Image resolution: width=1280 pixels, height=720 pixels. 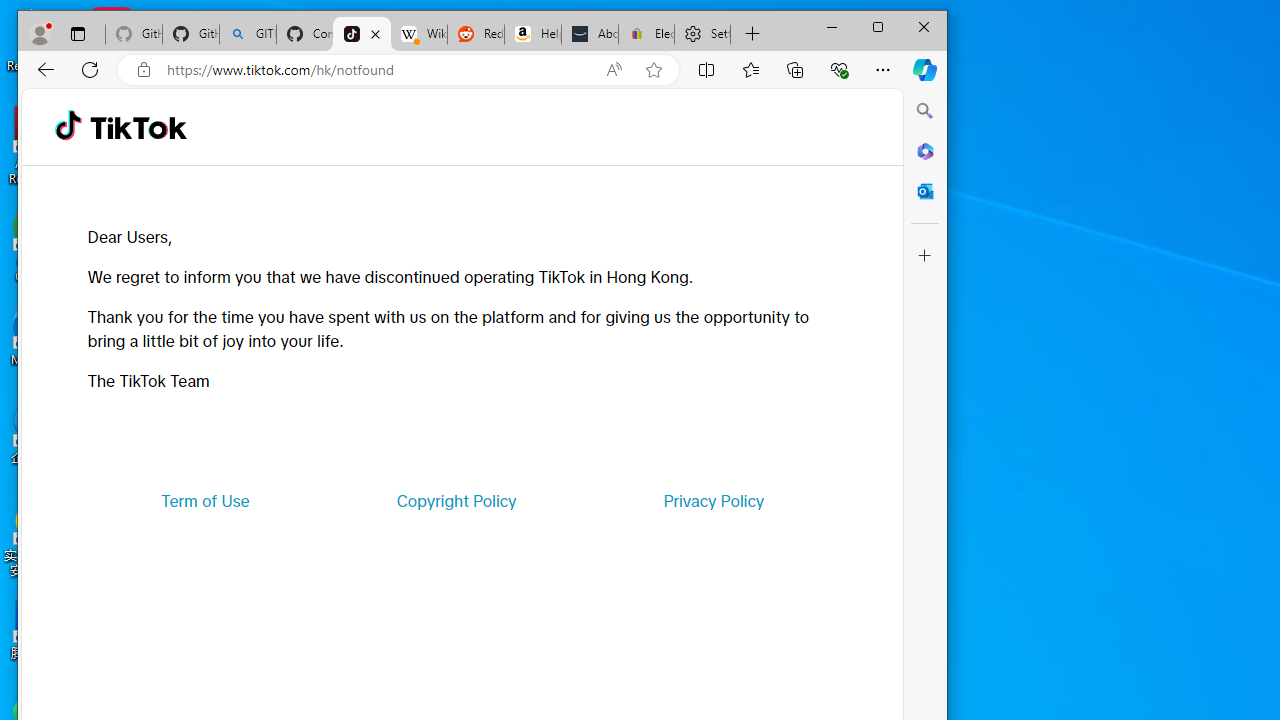 What do you see at coordinates (417, 34) in the screenshot?
I see `'Wikipedia, the free encyclopedia'` at bounding box center [417, 34].